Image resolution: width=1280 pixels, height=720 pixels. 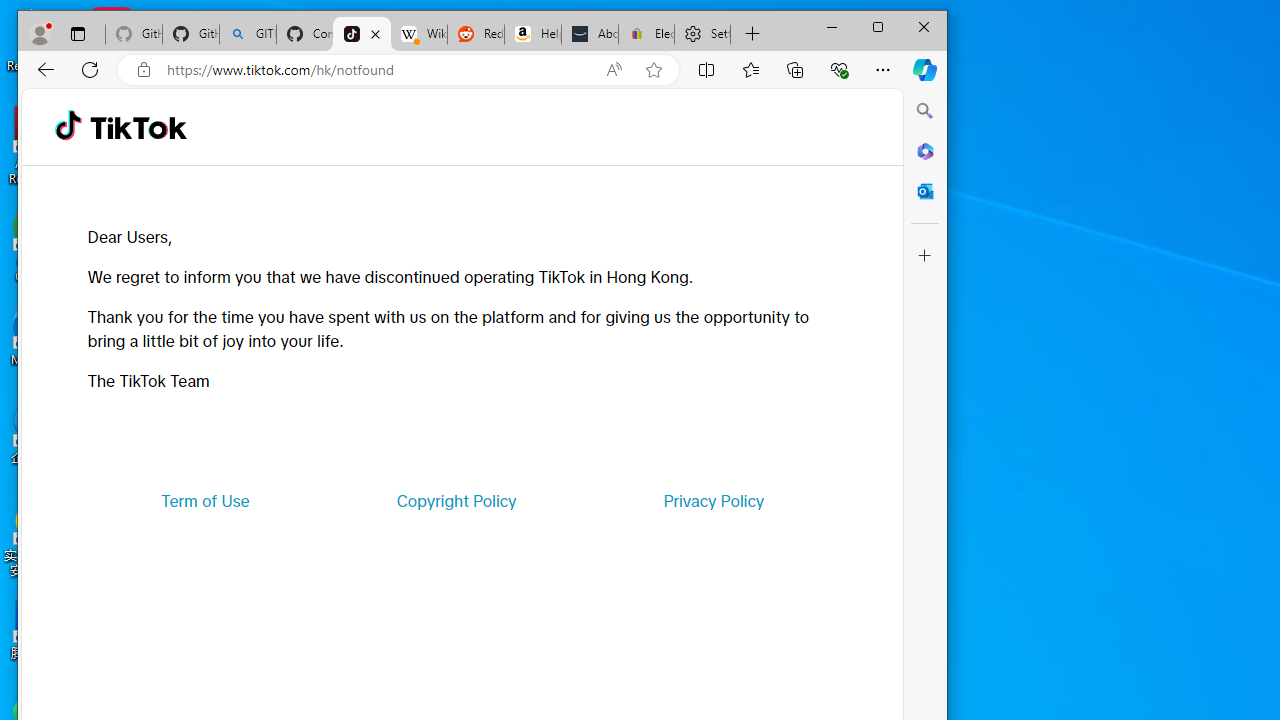 What do you see at coordinates (417, 34) in the screenshot?
I see `'Wikipedia, the free encyclopedia'` at bounding box center [417, 34].